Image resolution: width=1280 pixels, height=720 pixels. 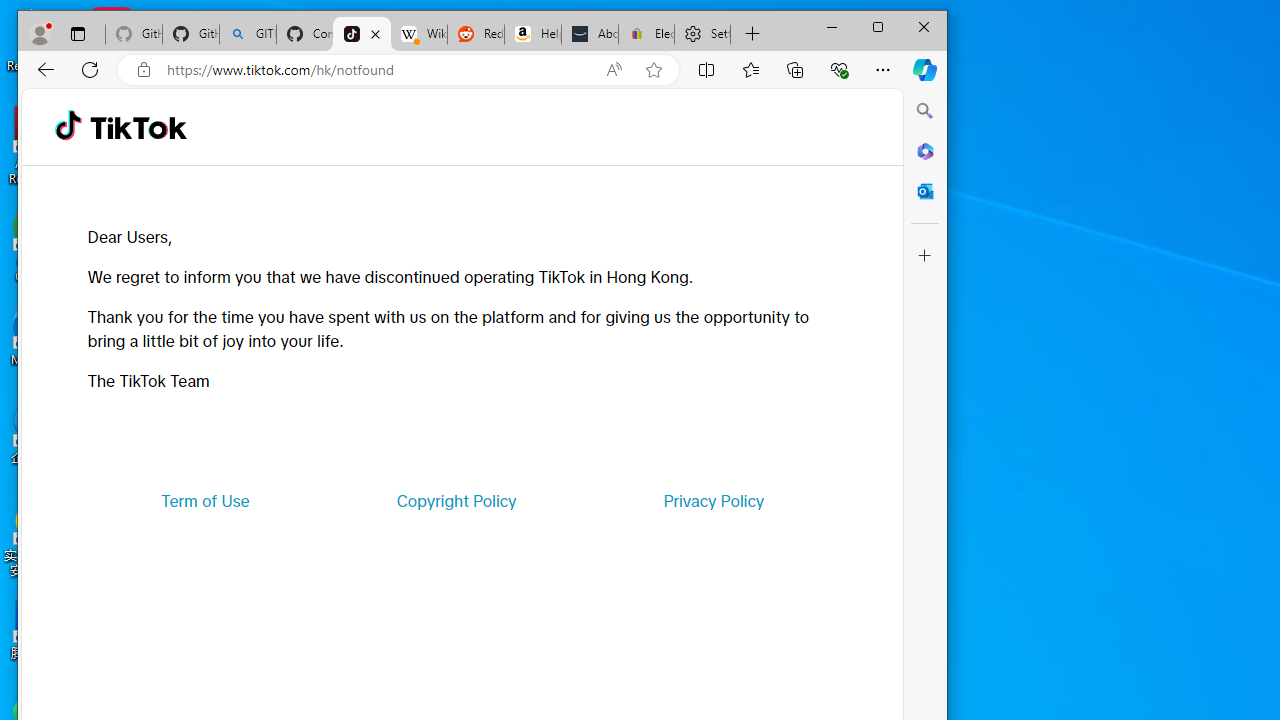 What do you see at coordinates (417, 34) in the screenshot?
I see `'Wikipedia, the free encyclopedia'` at bounding box center [417, 34].